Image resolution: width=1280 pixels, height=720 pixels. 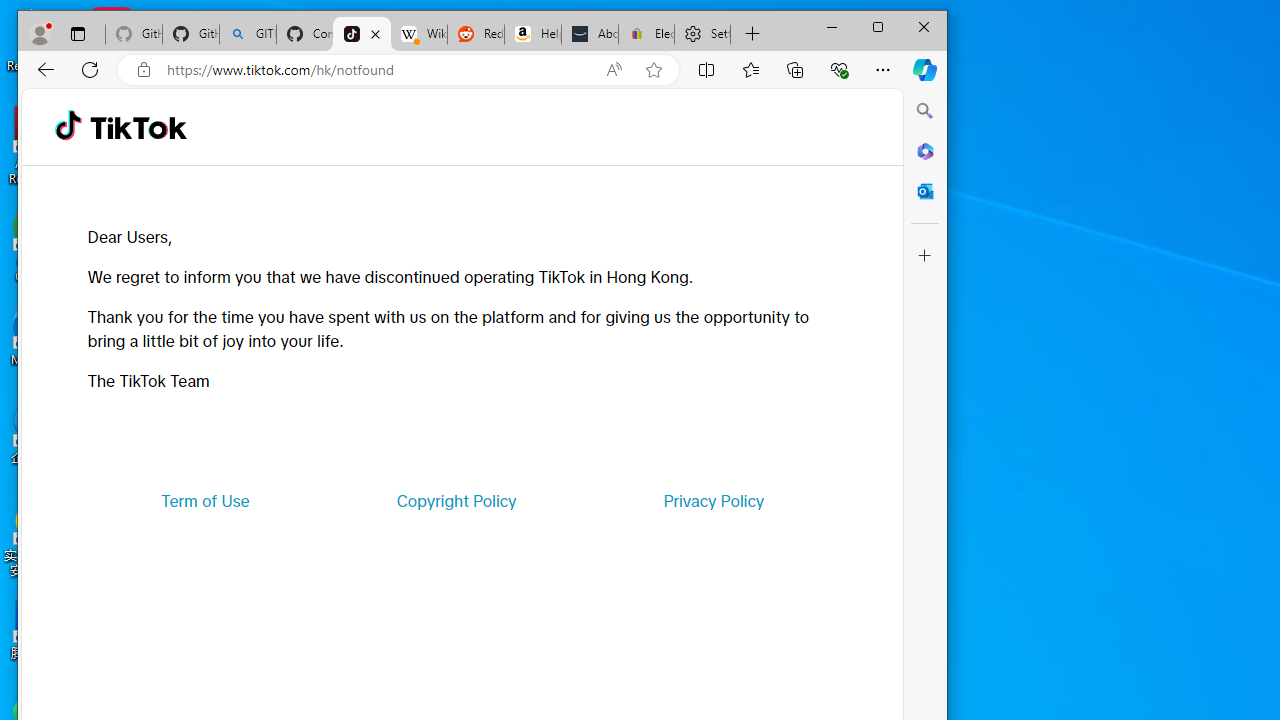 What do you see at coordinates (417, 34) in the screenshot?
I see `'Wikipedia, the free encyclopedia'` at bounding box center [417, 34].